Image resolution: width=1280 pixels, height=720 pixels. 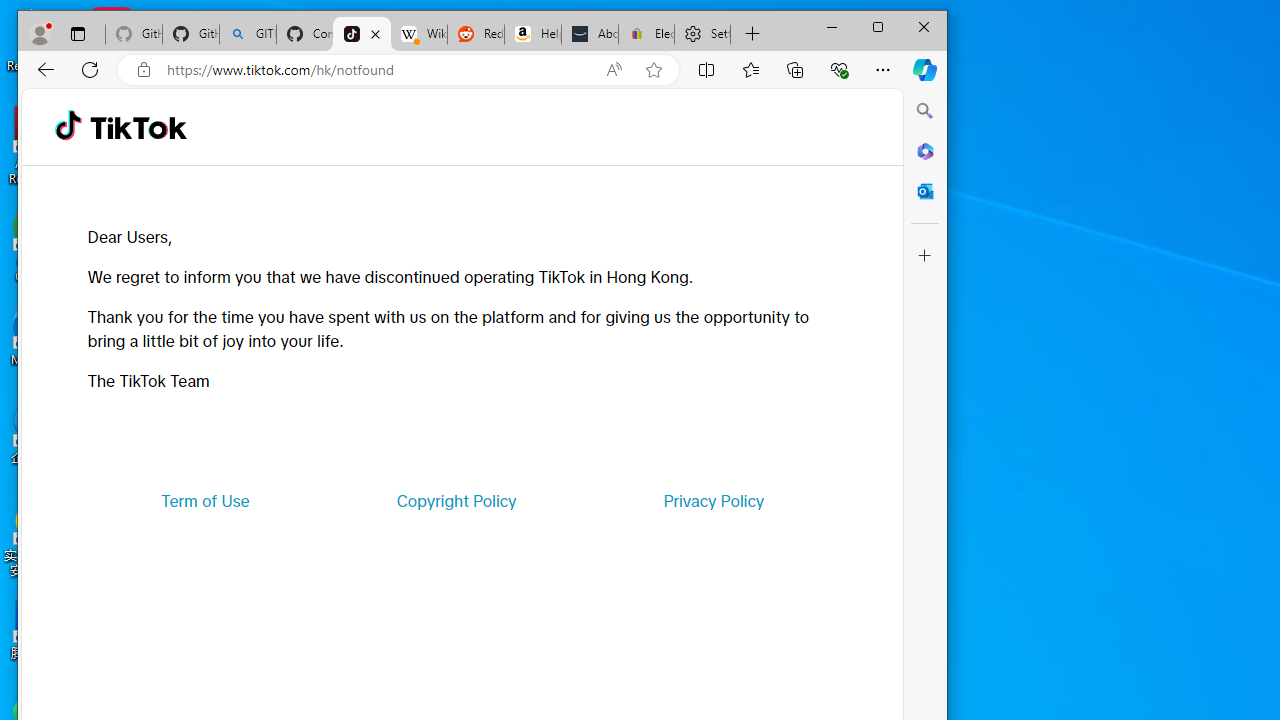 What do you see at coordinates (417, 34) in the screenshot?
I see `'Wikipedia, the free encyclopedia'` at bounding box center [417, 34].